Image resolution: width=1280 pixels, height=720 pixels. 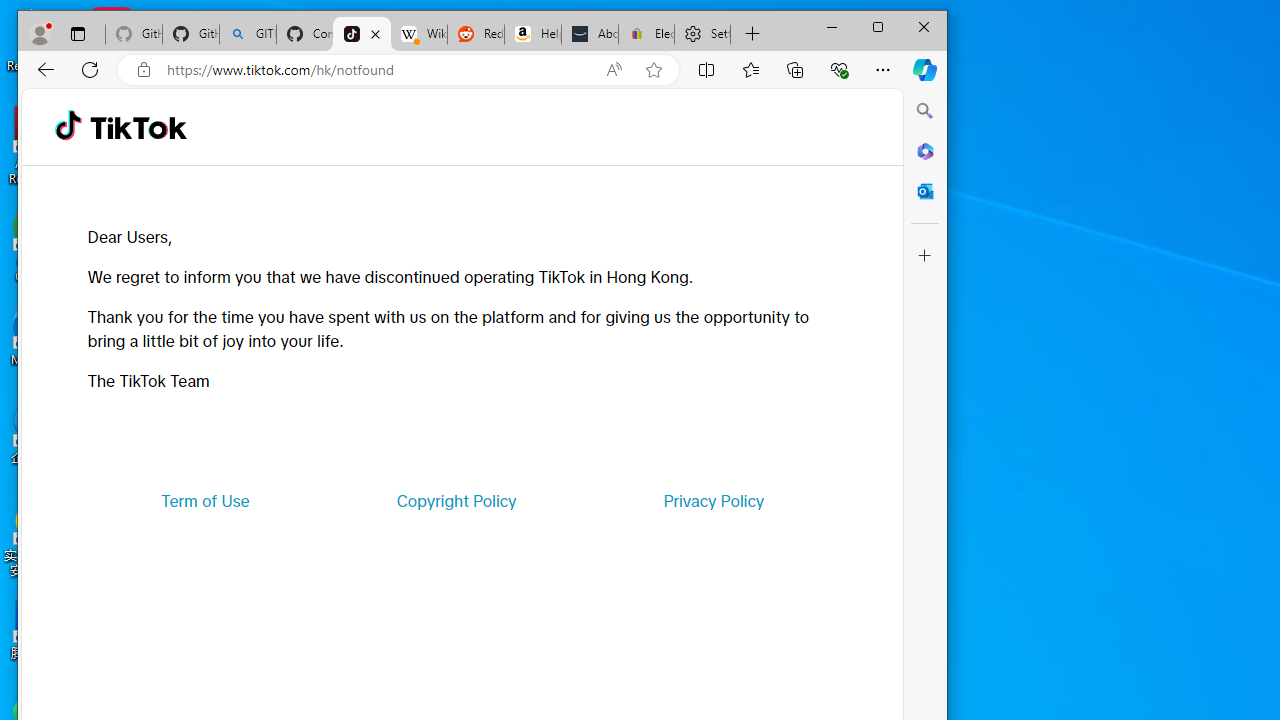 What do you see at coordinates (417, 34) in the screenshot?
I see `'Wikipedia, the free encyclopedia'` at bounding box center [417, 34].